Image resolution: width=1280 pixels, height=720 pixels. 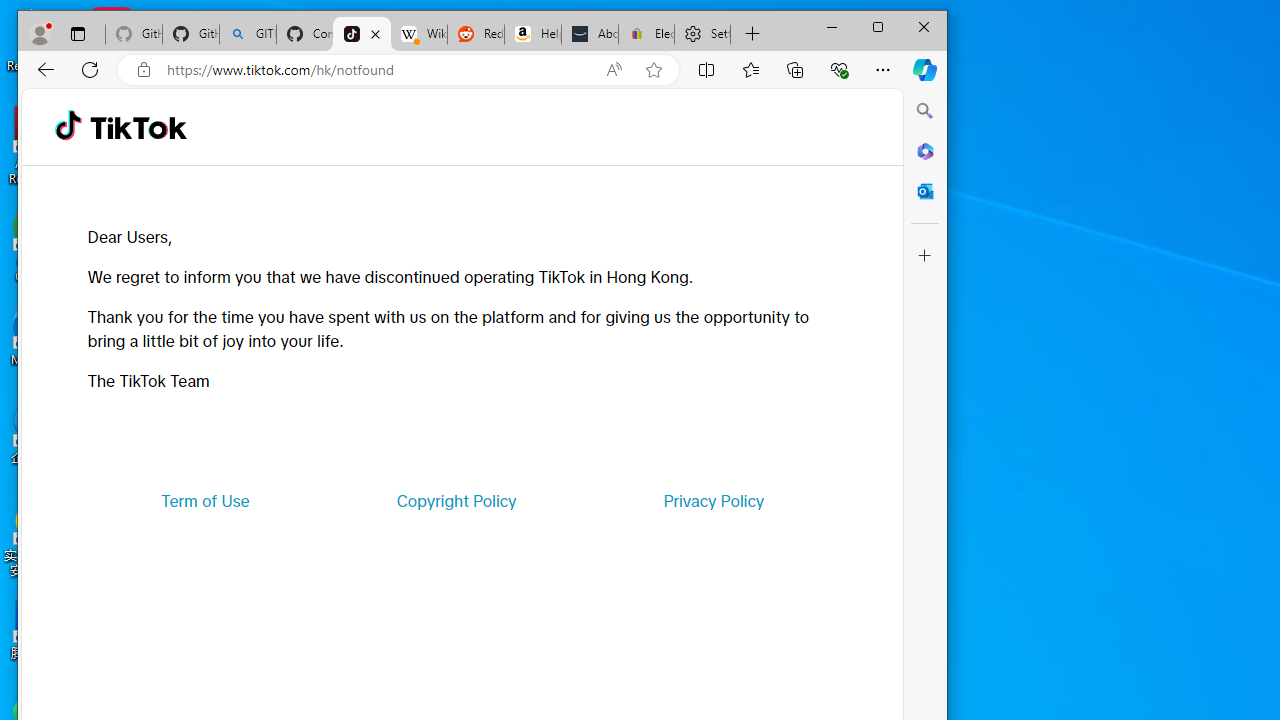 What do you see at coordinates (417, 34) in the screenshot?
I see `'Wikipedia, the free encyclopedia'` at bounding box center [417, 34].